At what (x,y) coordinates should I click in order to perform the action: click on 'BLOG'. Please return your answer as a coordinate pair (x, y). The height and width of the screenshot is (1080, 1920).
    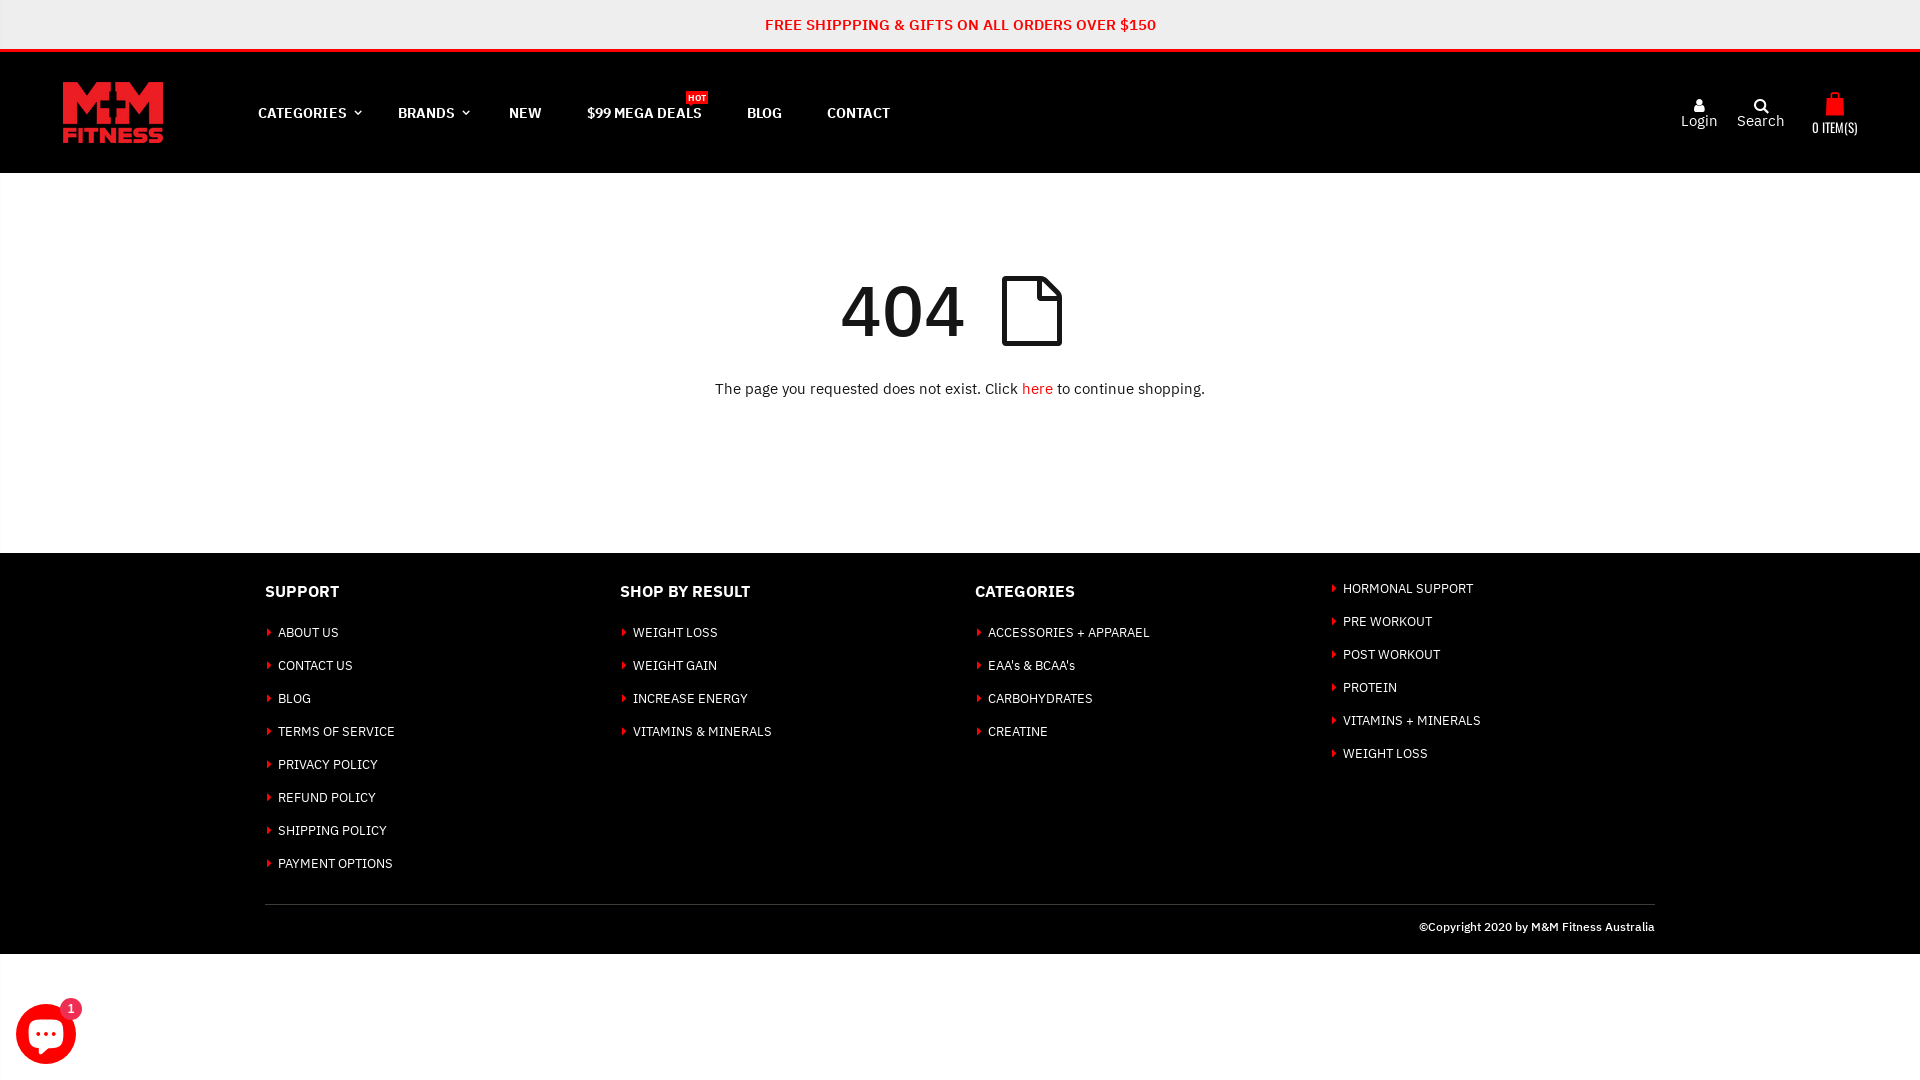
    Looking at the image, I should click on (293, 697).